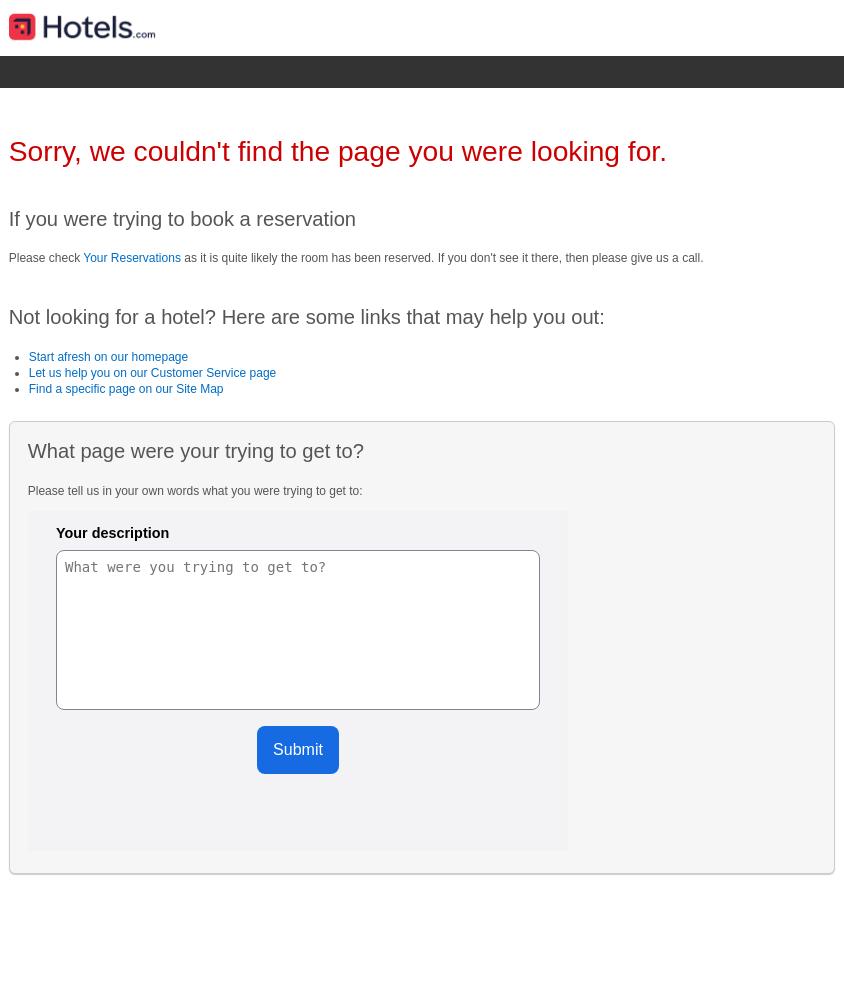 Image resolution: width=844 pixels, height=1000 pixels. I want to click on 'Find a specific page on our Site Map', so click(125, 389).